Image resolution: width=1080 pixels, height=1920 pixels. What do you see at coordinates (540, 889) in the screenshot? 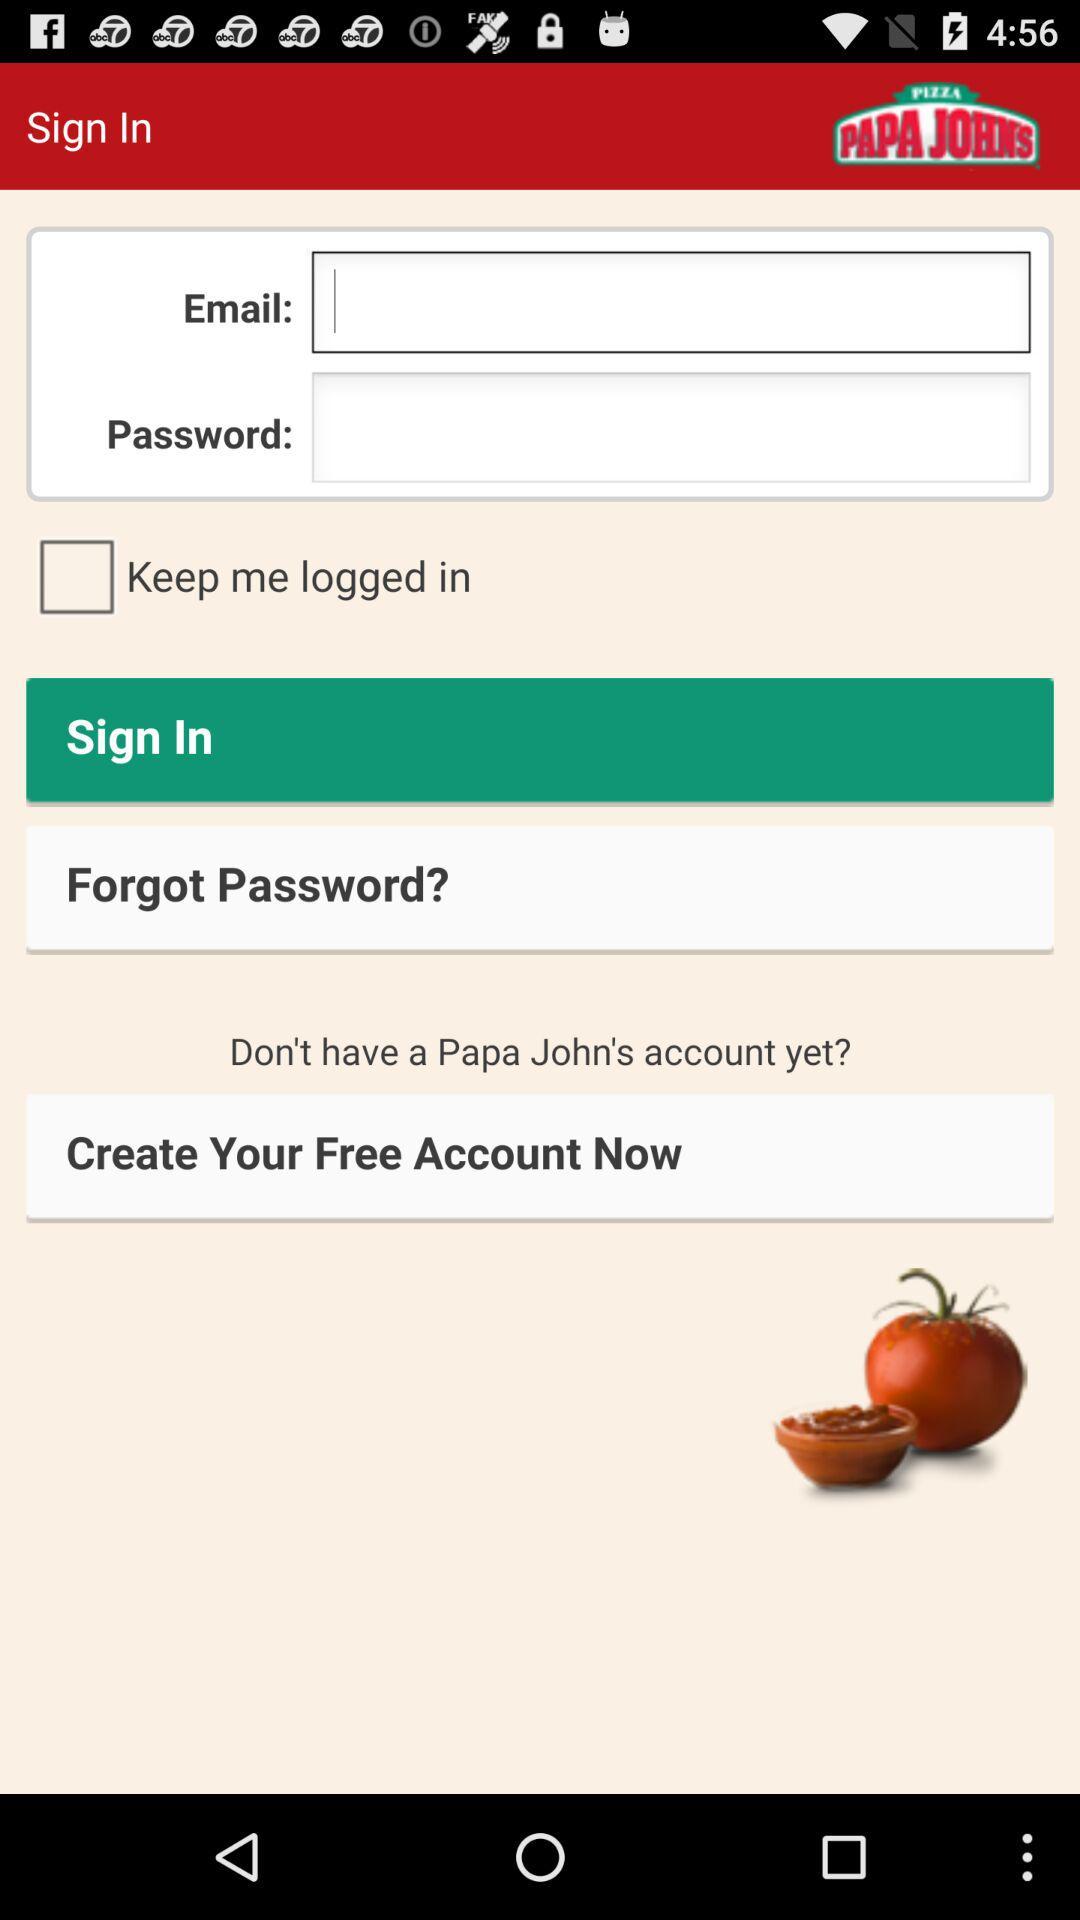
I see `the forgot password? icon` at bounding box center [540, 889].